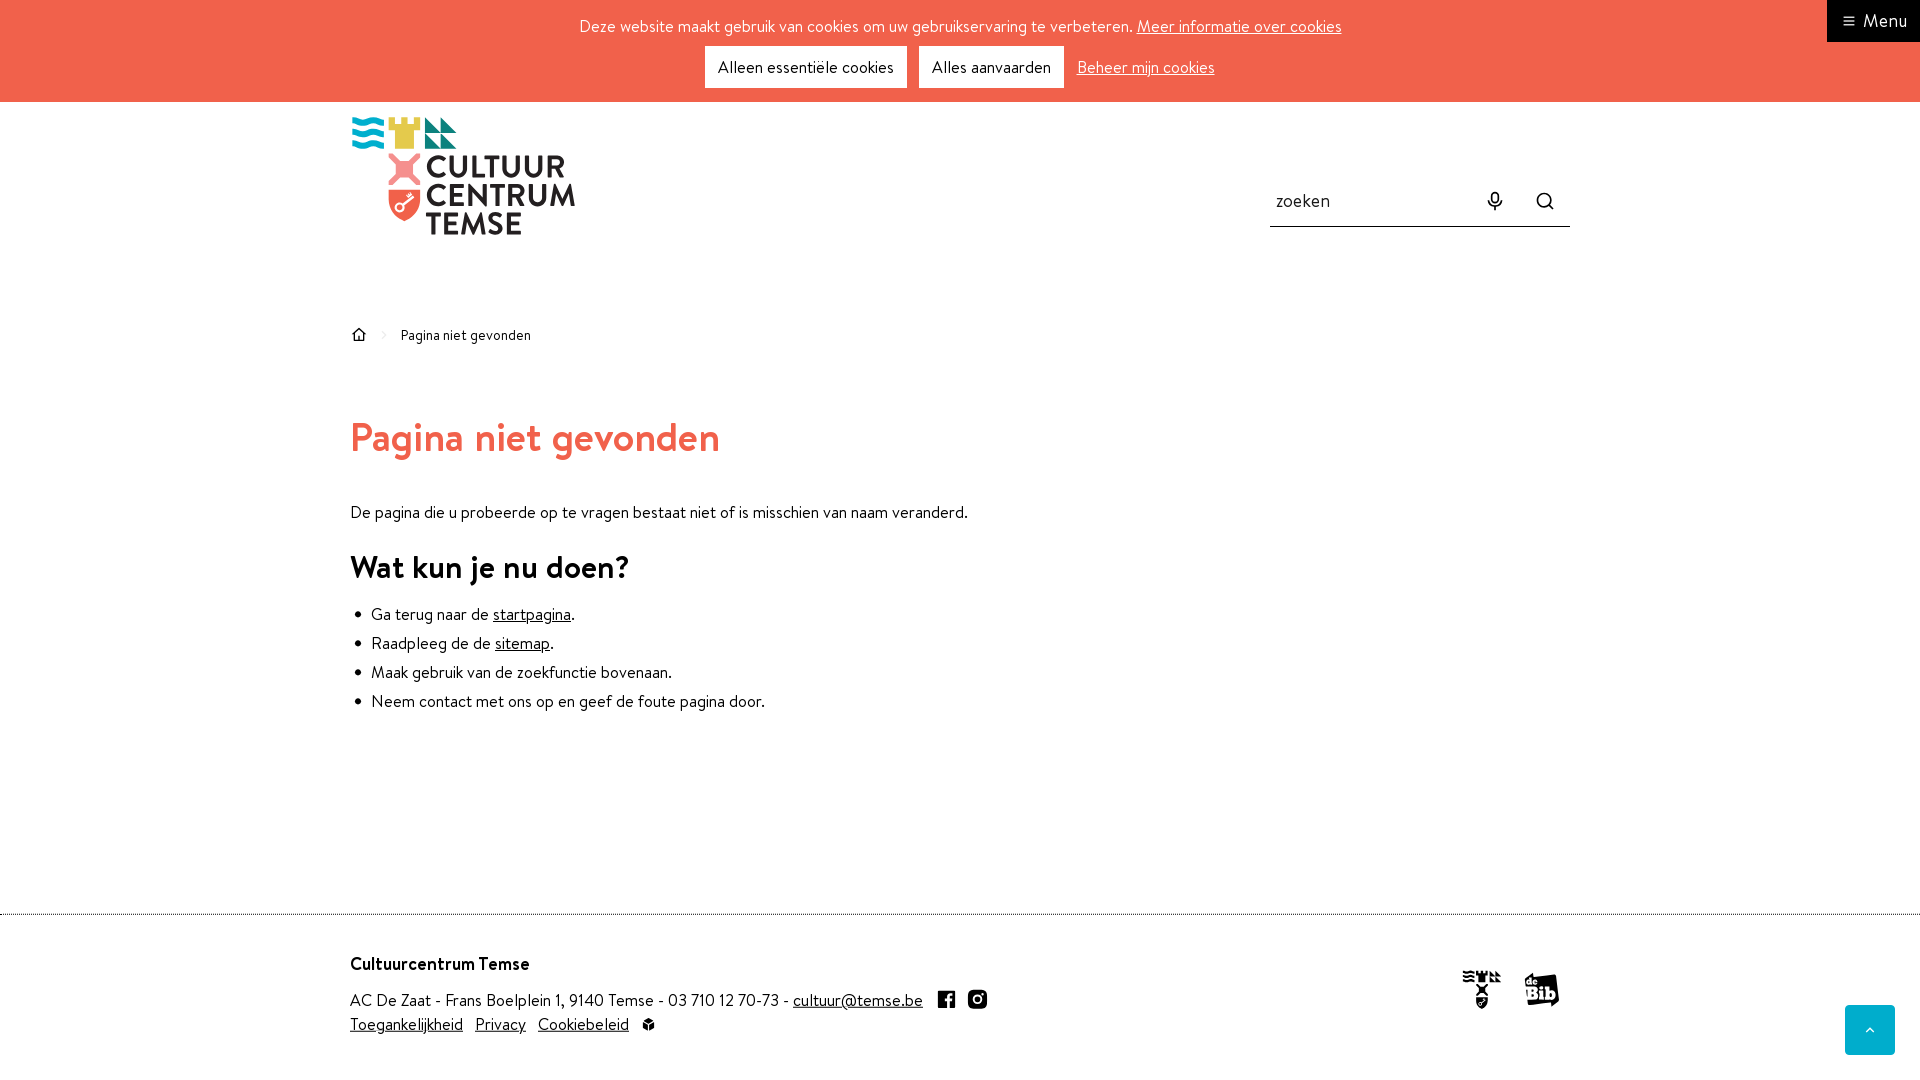 The image size is (1920, 1080). What do you see at coordinates (1469, 200) in the screenshot?
I see `'Opzoeking via microfoon activeren'` at bounding box center [1469, 200].